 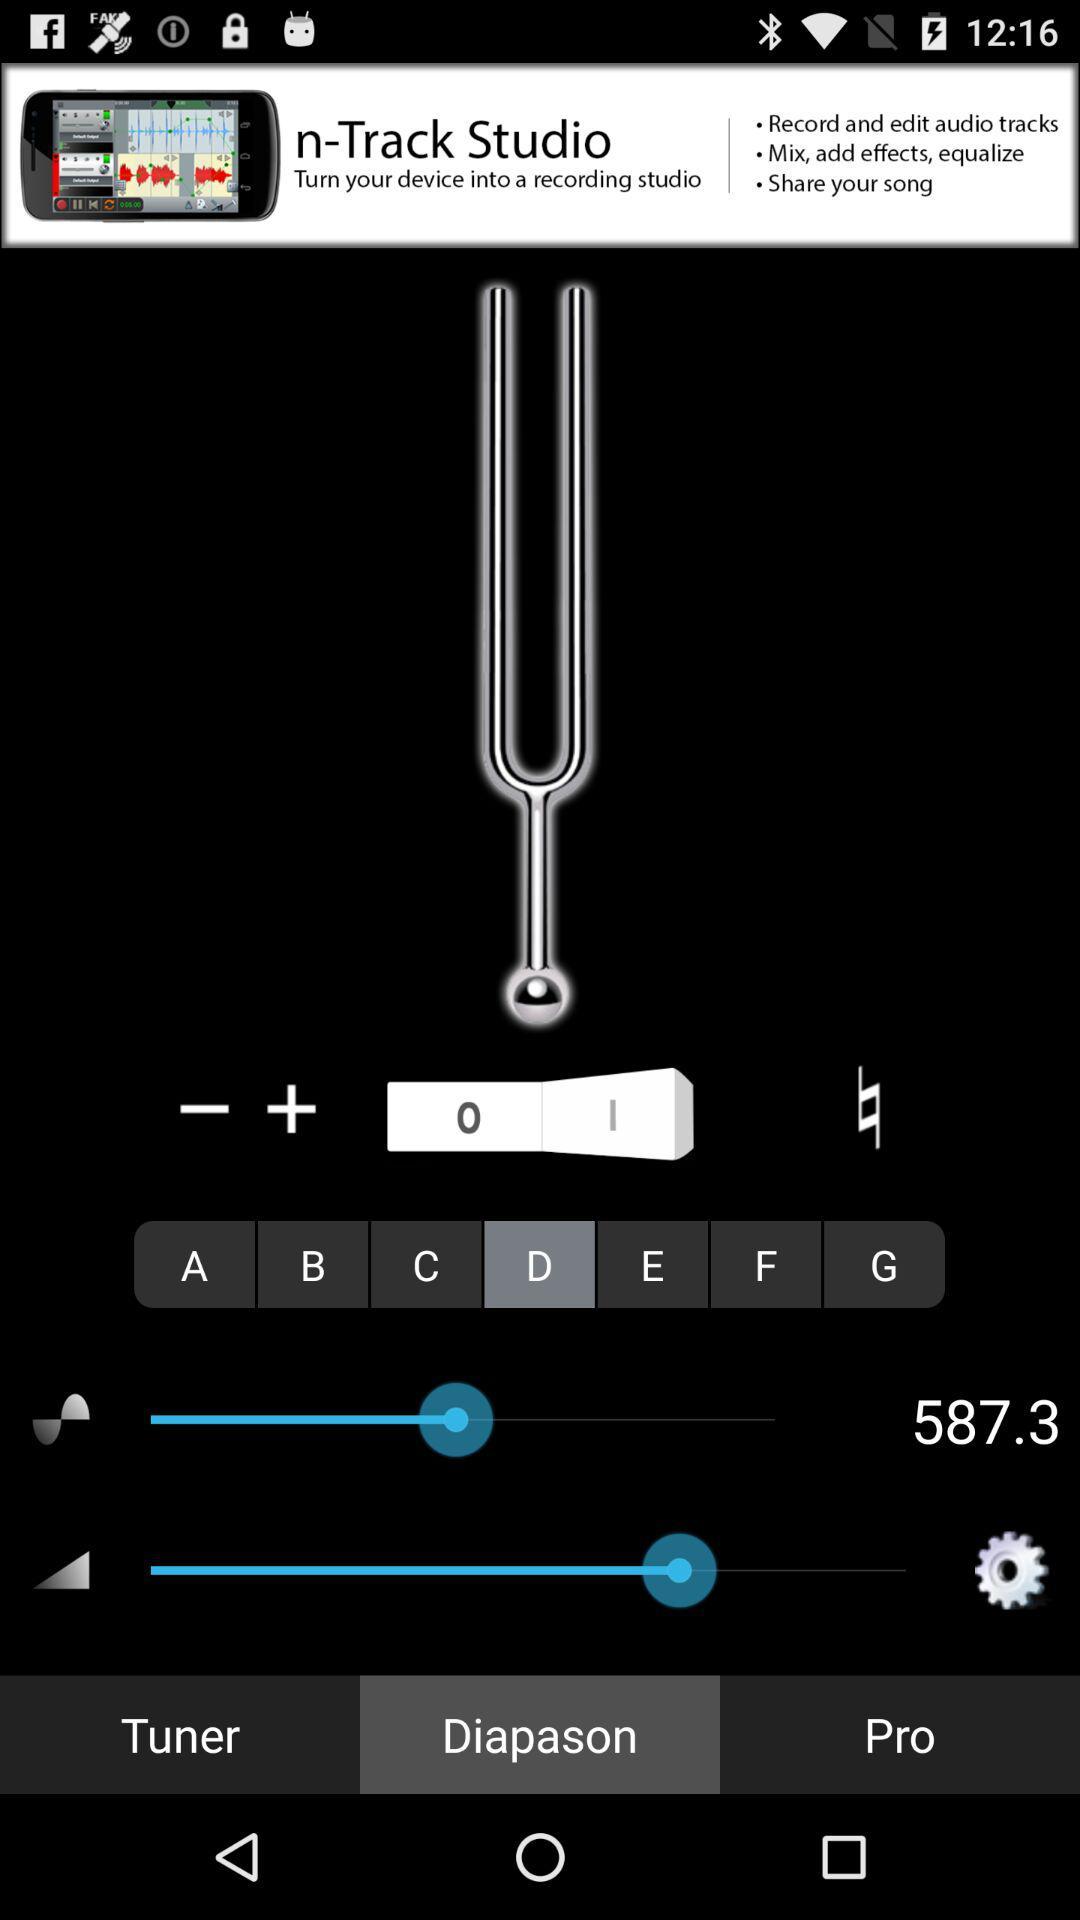 What do you see at coordinates (194, 1263) in the screenshot?
I see `a` at bounding box center [194, 1263].